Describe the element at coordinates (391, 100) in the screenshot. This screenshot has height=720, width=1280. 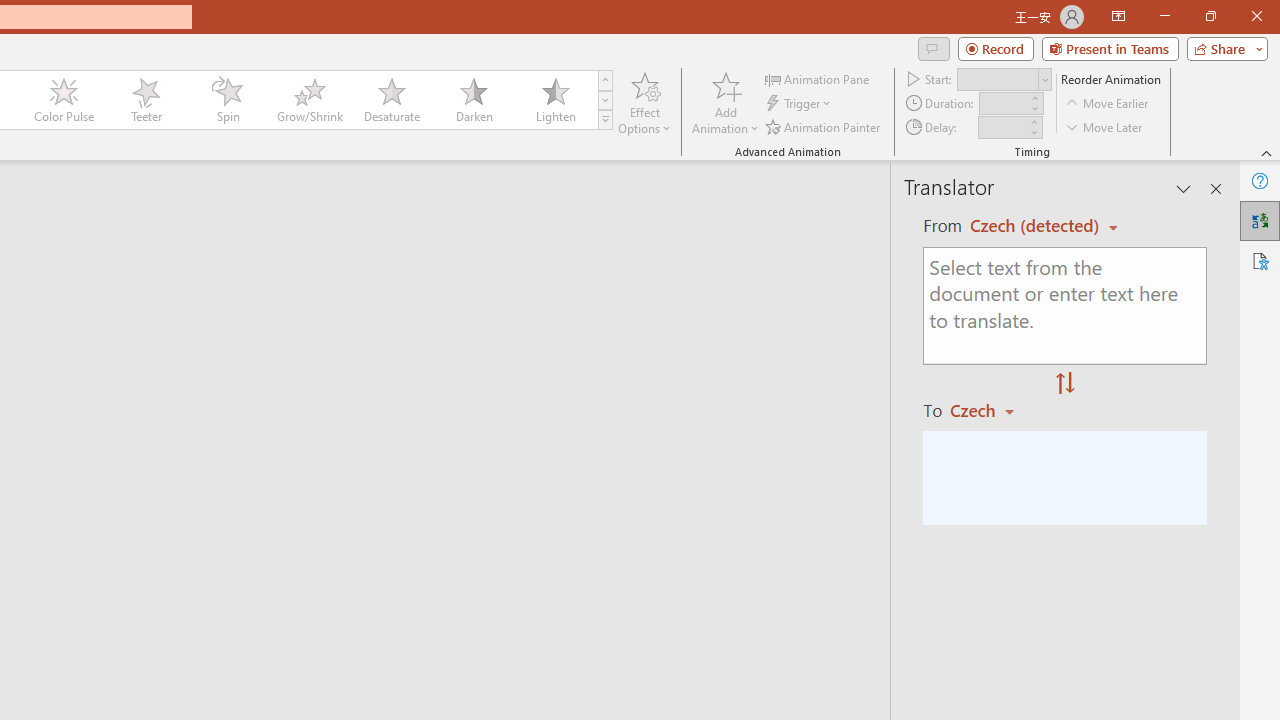
I see `'Desaturate'` at that location.